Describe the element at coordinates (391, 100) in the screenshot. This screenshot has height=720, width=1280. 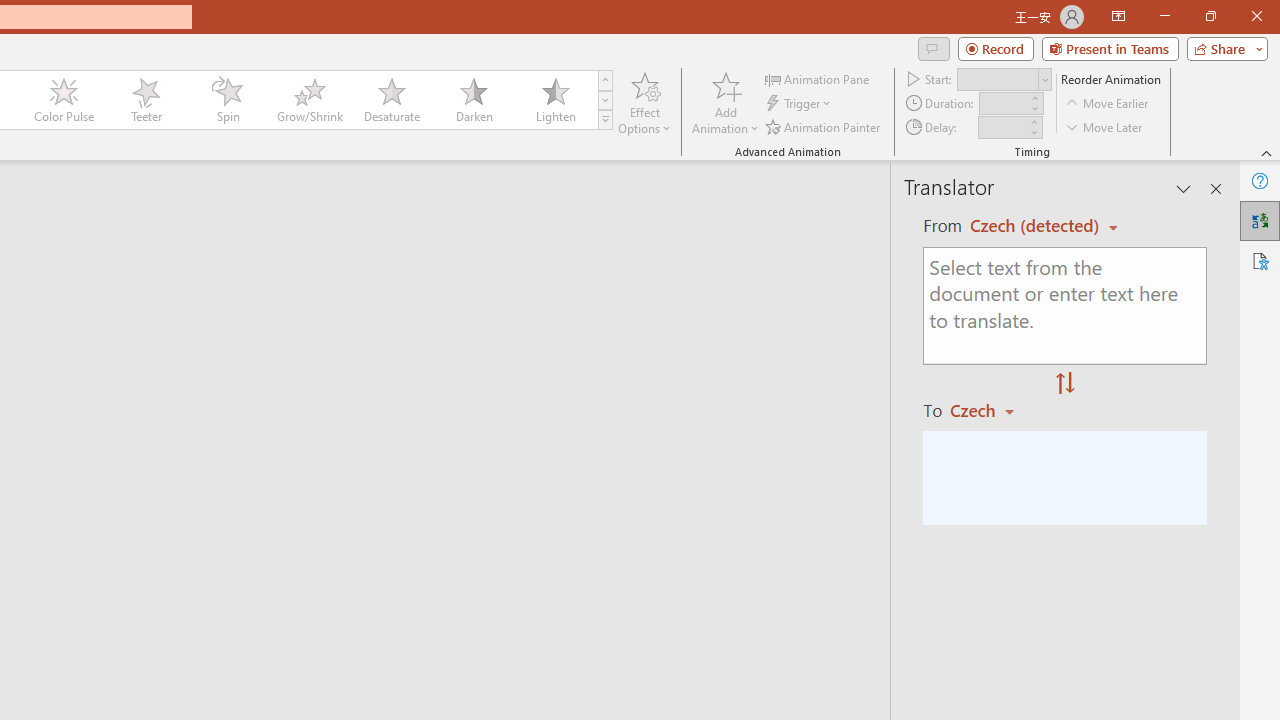
I see `'Desaturate'` at that location.